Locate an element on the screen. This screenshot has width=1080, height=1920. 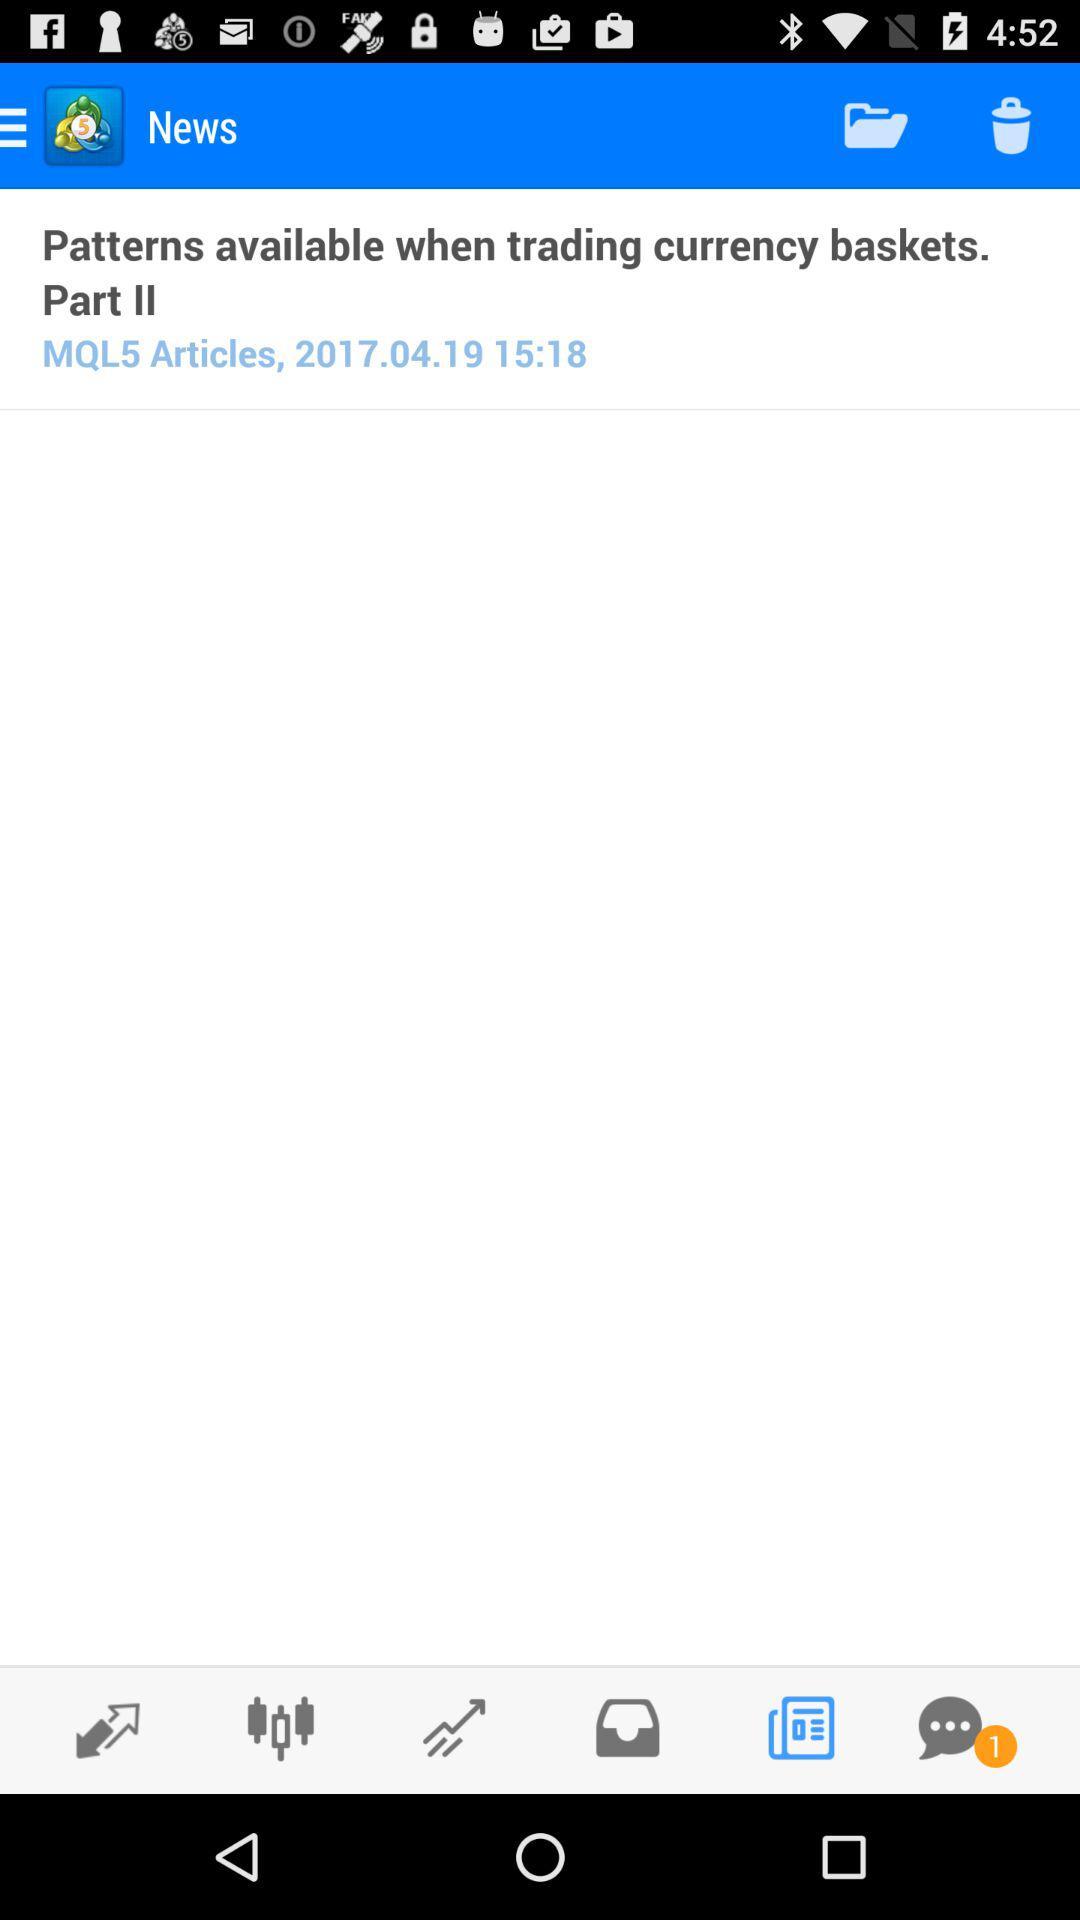
the chat icon is located at coordinates (949, 1848).